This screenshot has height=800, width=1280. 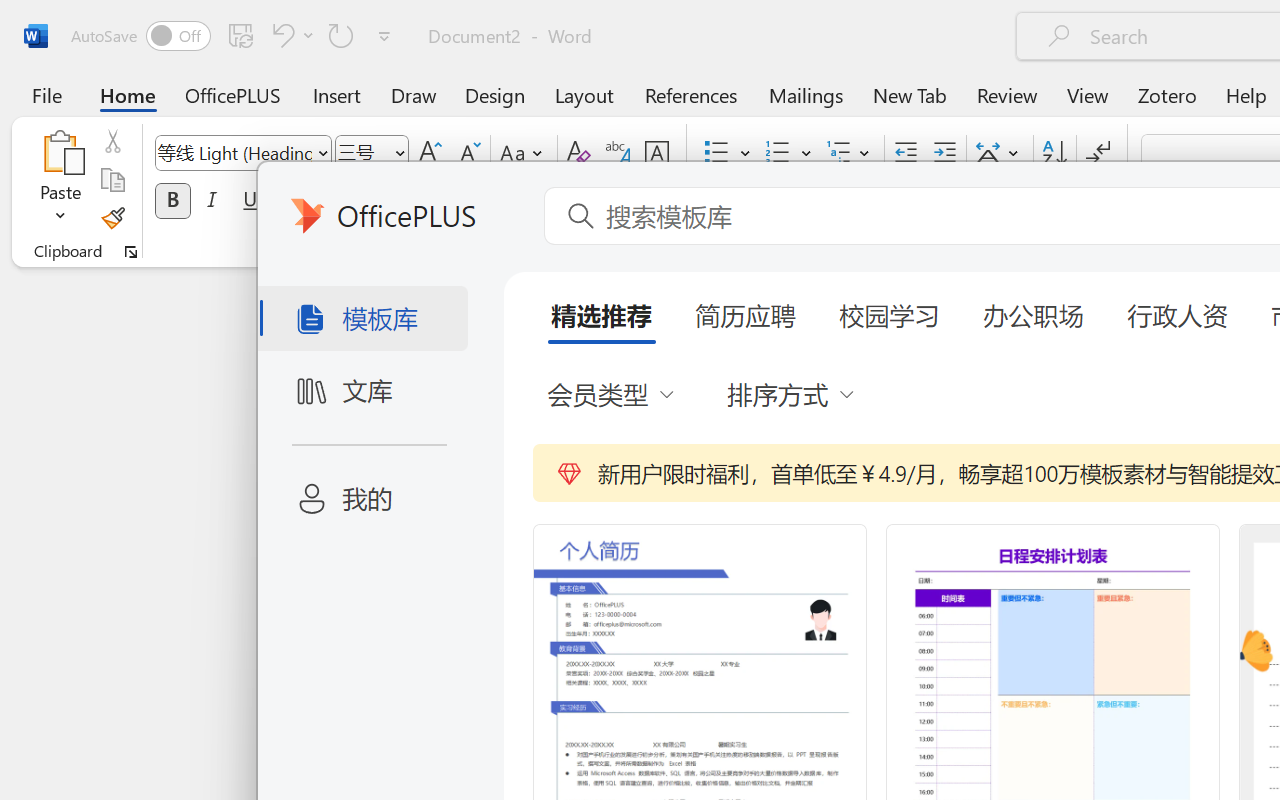 What do you see at coordinates (60, 151) in the screenshot?
I see `'Paste'` at bounding box center [60, 151].